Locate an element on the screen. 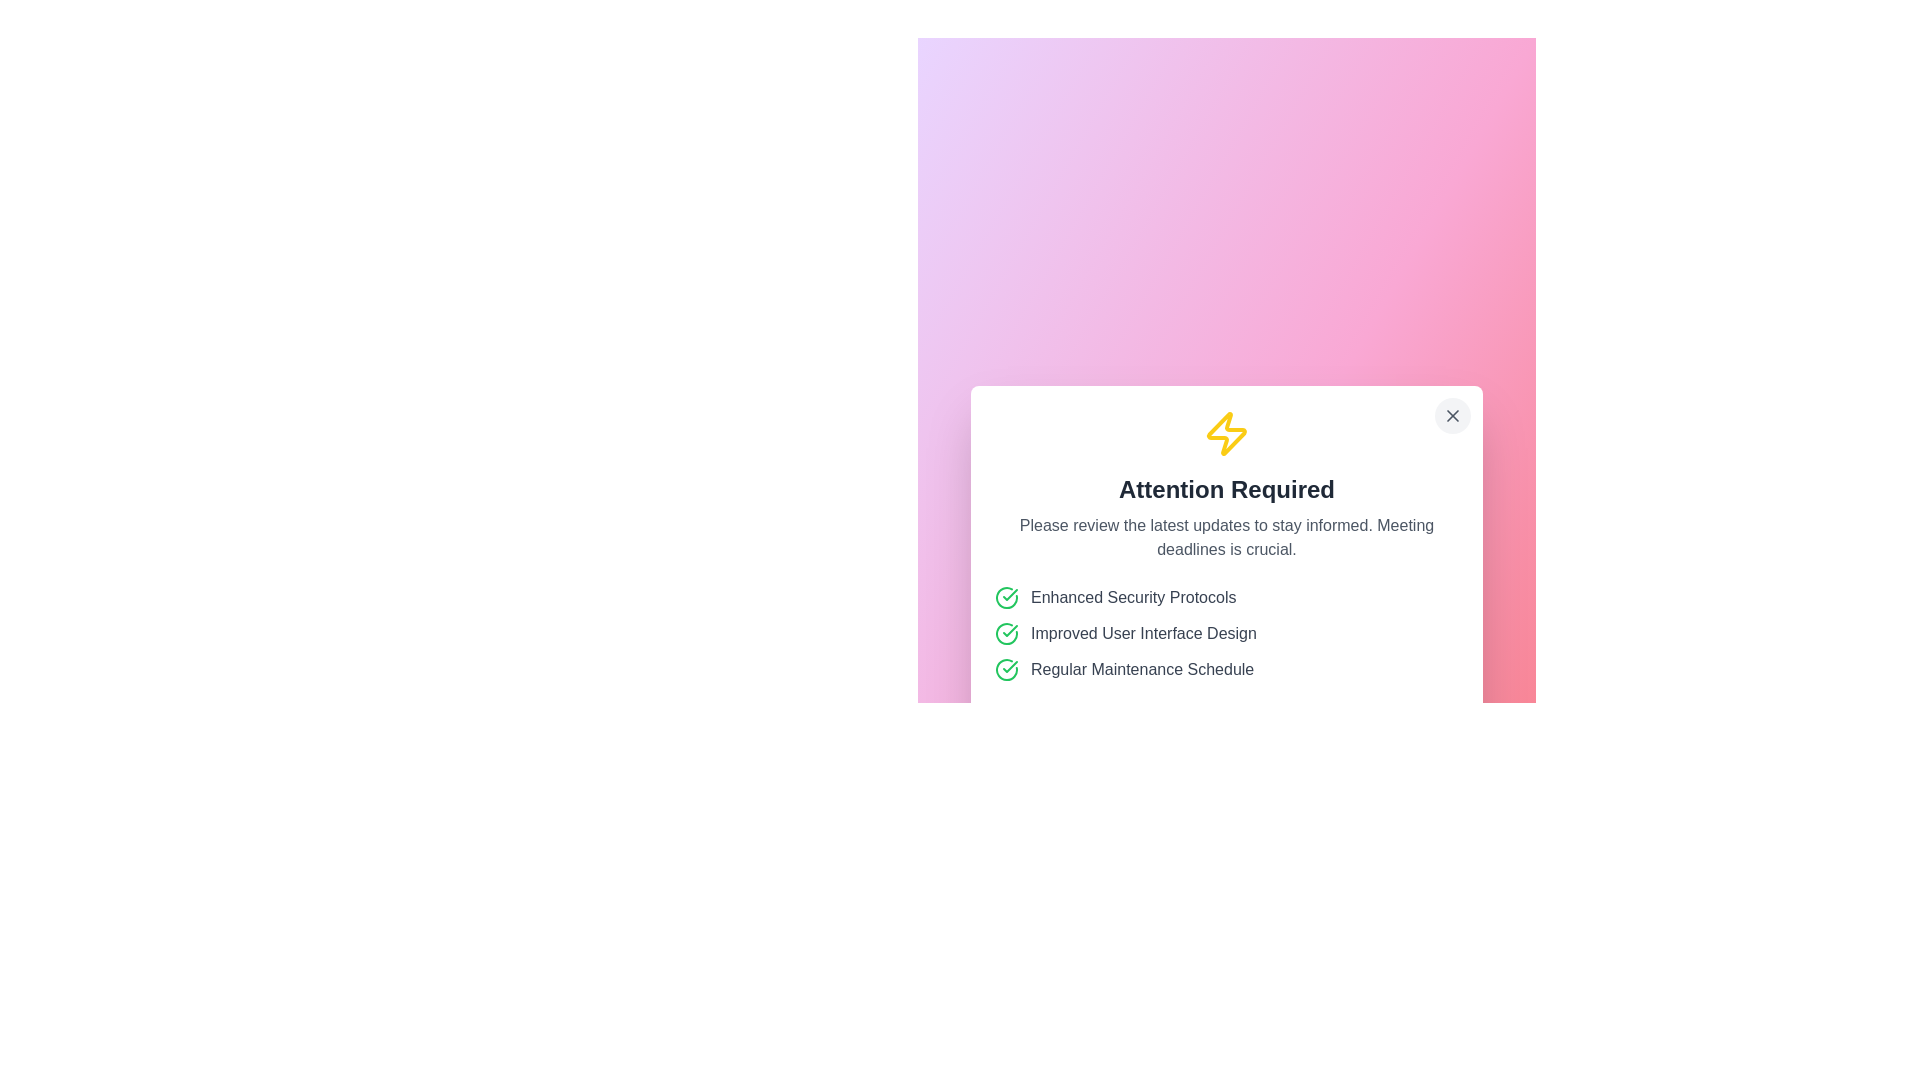 The width and height of the screenshot is (1920, 1080). the text label located just below the 'Attention Required' header is located at coordinates (1226, 536).